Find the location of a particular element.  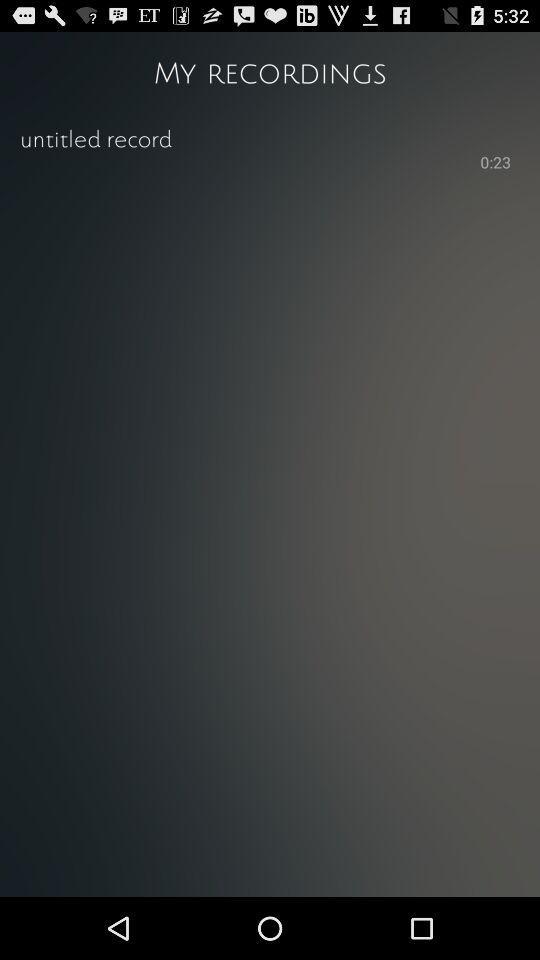

the item below the my recordings icon is located at coordinates (270, 136).